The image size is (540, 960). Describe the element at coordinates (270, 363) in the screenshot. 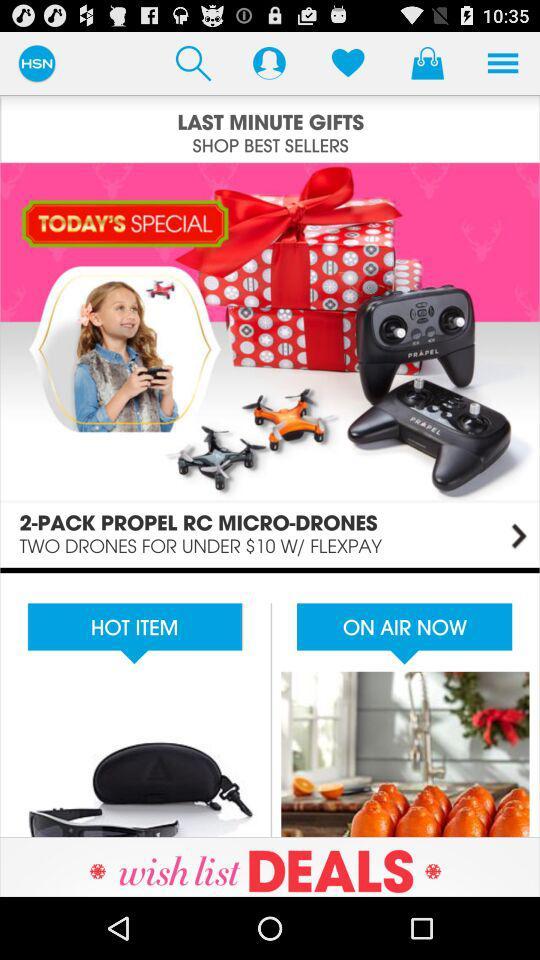

I see `today 's special section` at that location.